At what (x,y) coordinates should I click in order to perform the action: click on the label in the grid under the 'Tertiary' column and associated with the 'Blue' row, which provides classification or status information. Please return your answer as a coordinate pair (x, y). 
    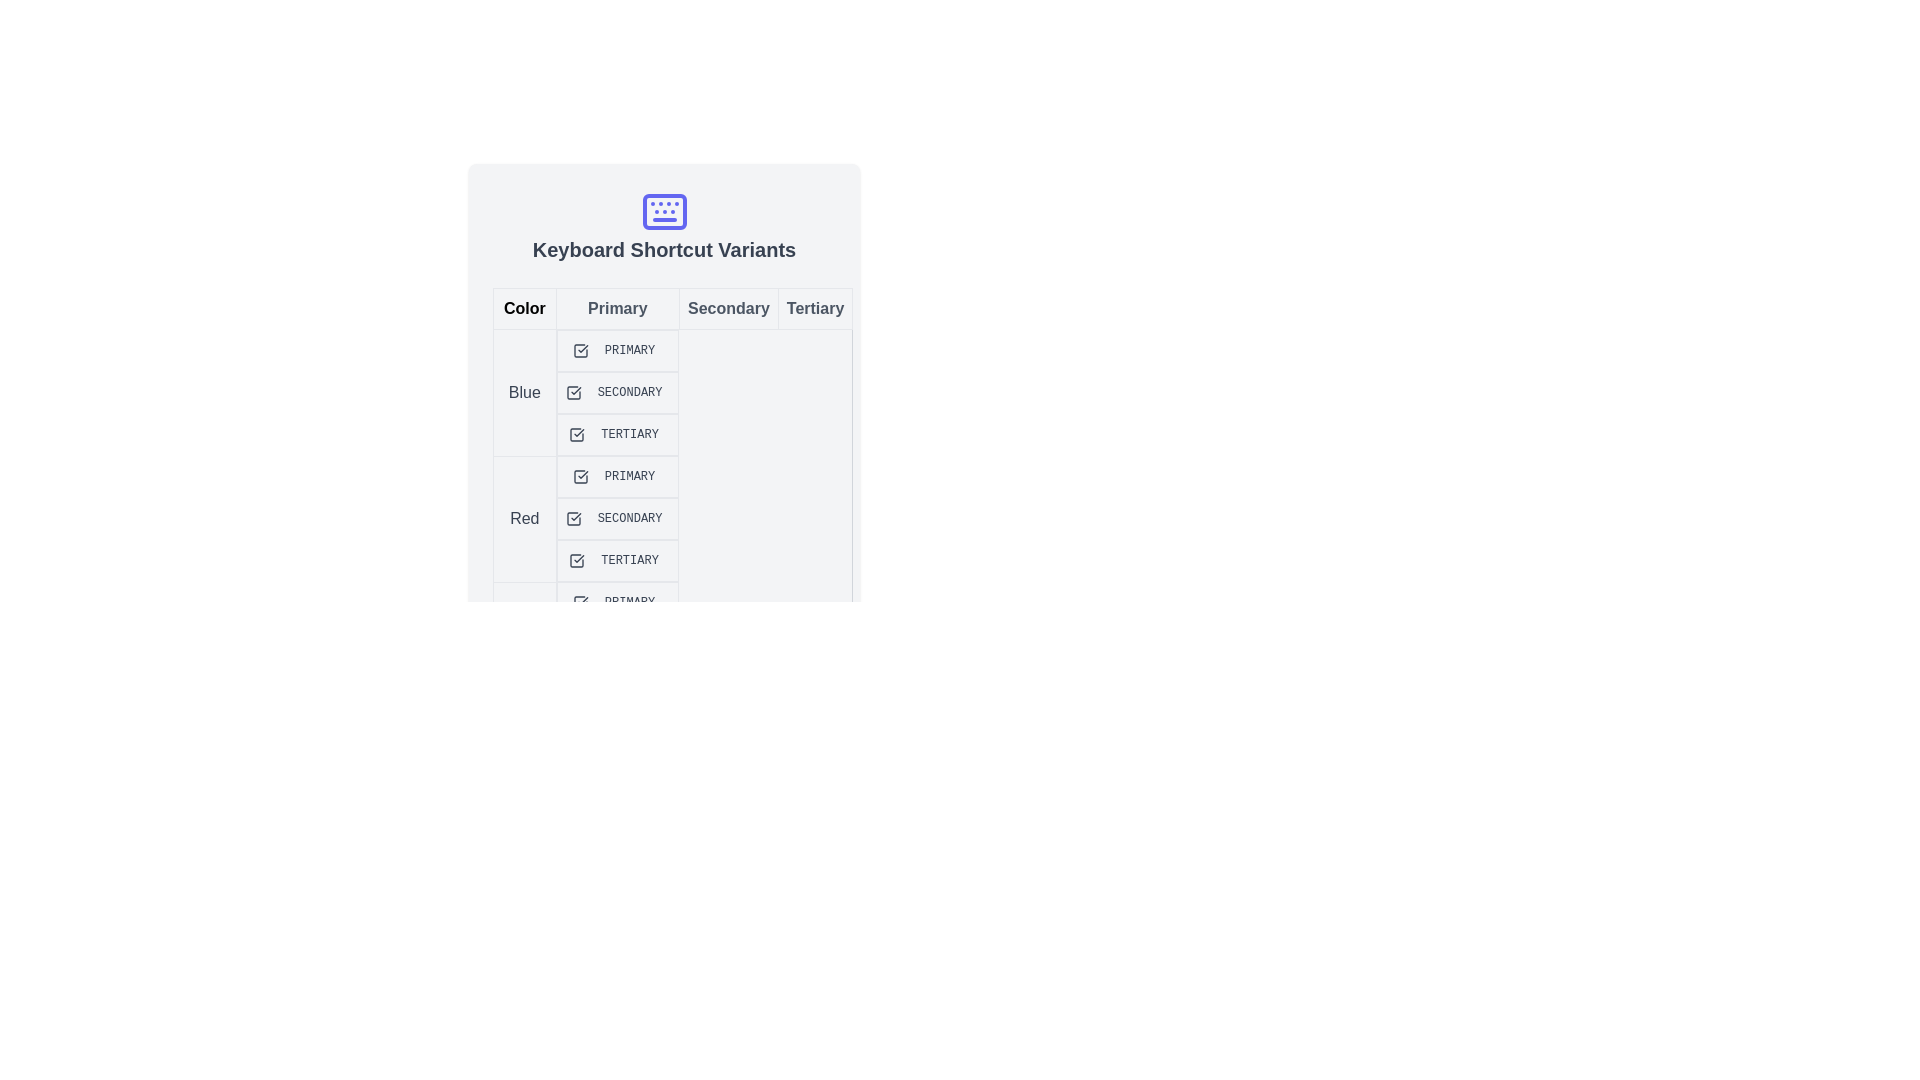
    Looking at the image, I should click on (629, 434).